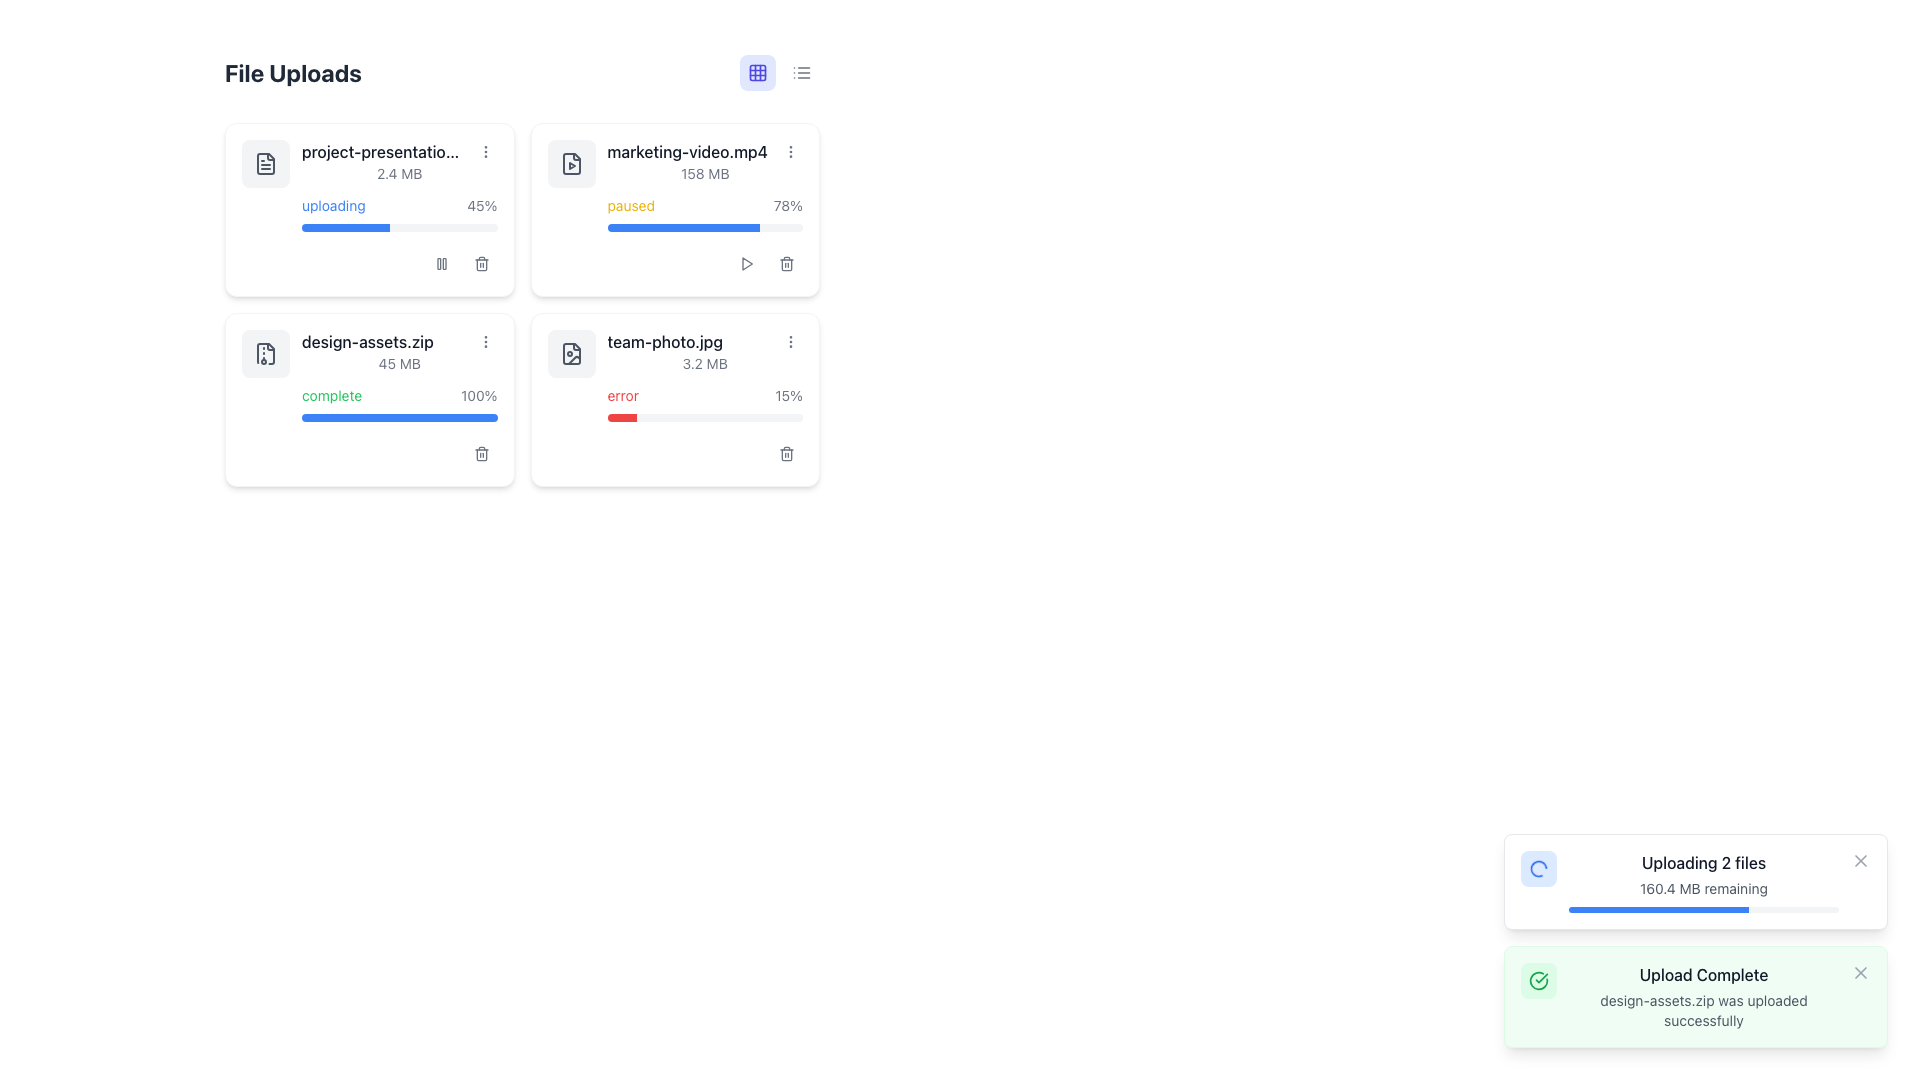 The height and width of the screenshot is (1080, 1920). What do you see at coordinates (675, 454) in the screenshot?
I see `the delete button located at the bottom-right corner of the file upload card for 'team-photo.jpg'` at bounding box center [675, 454].